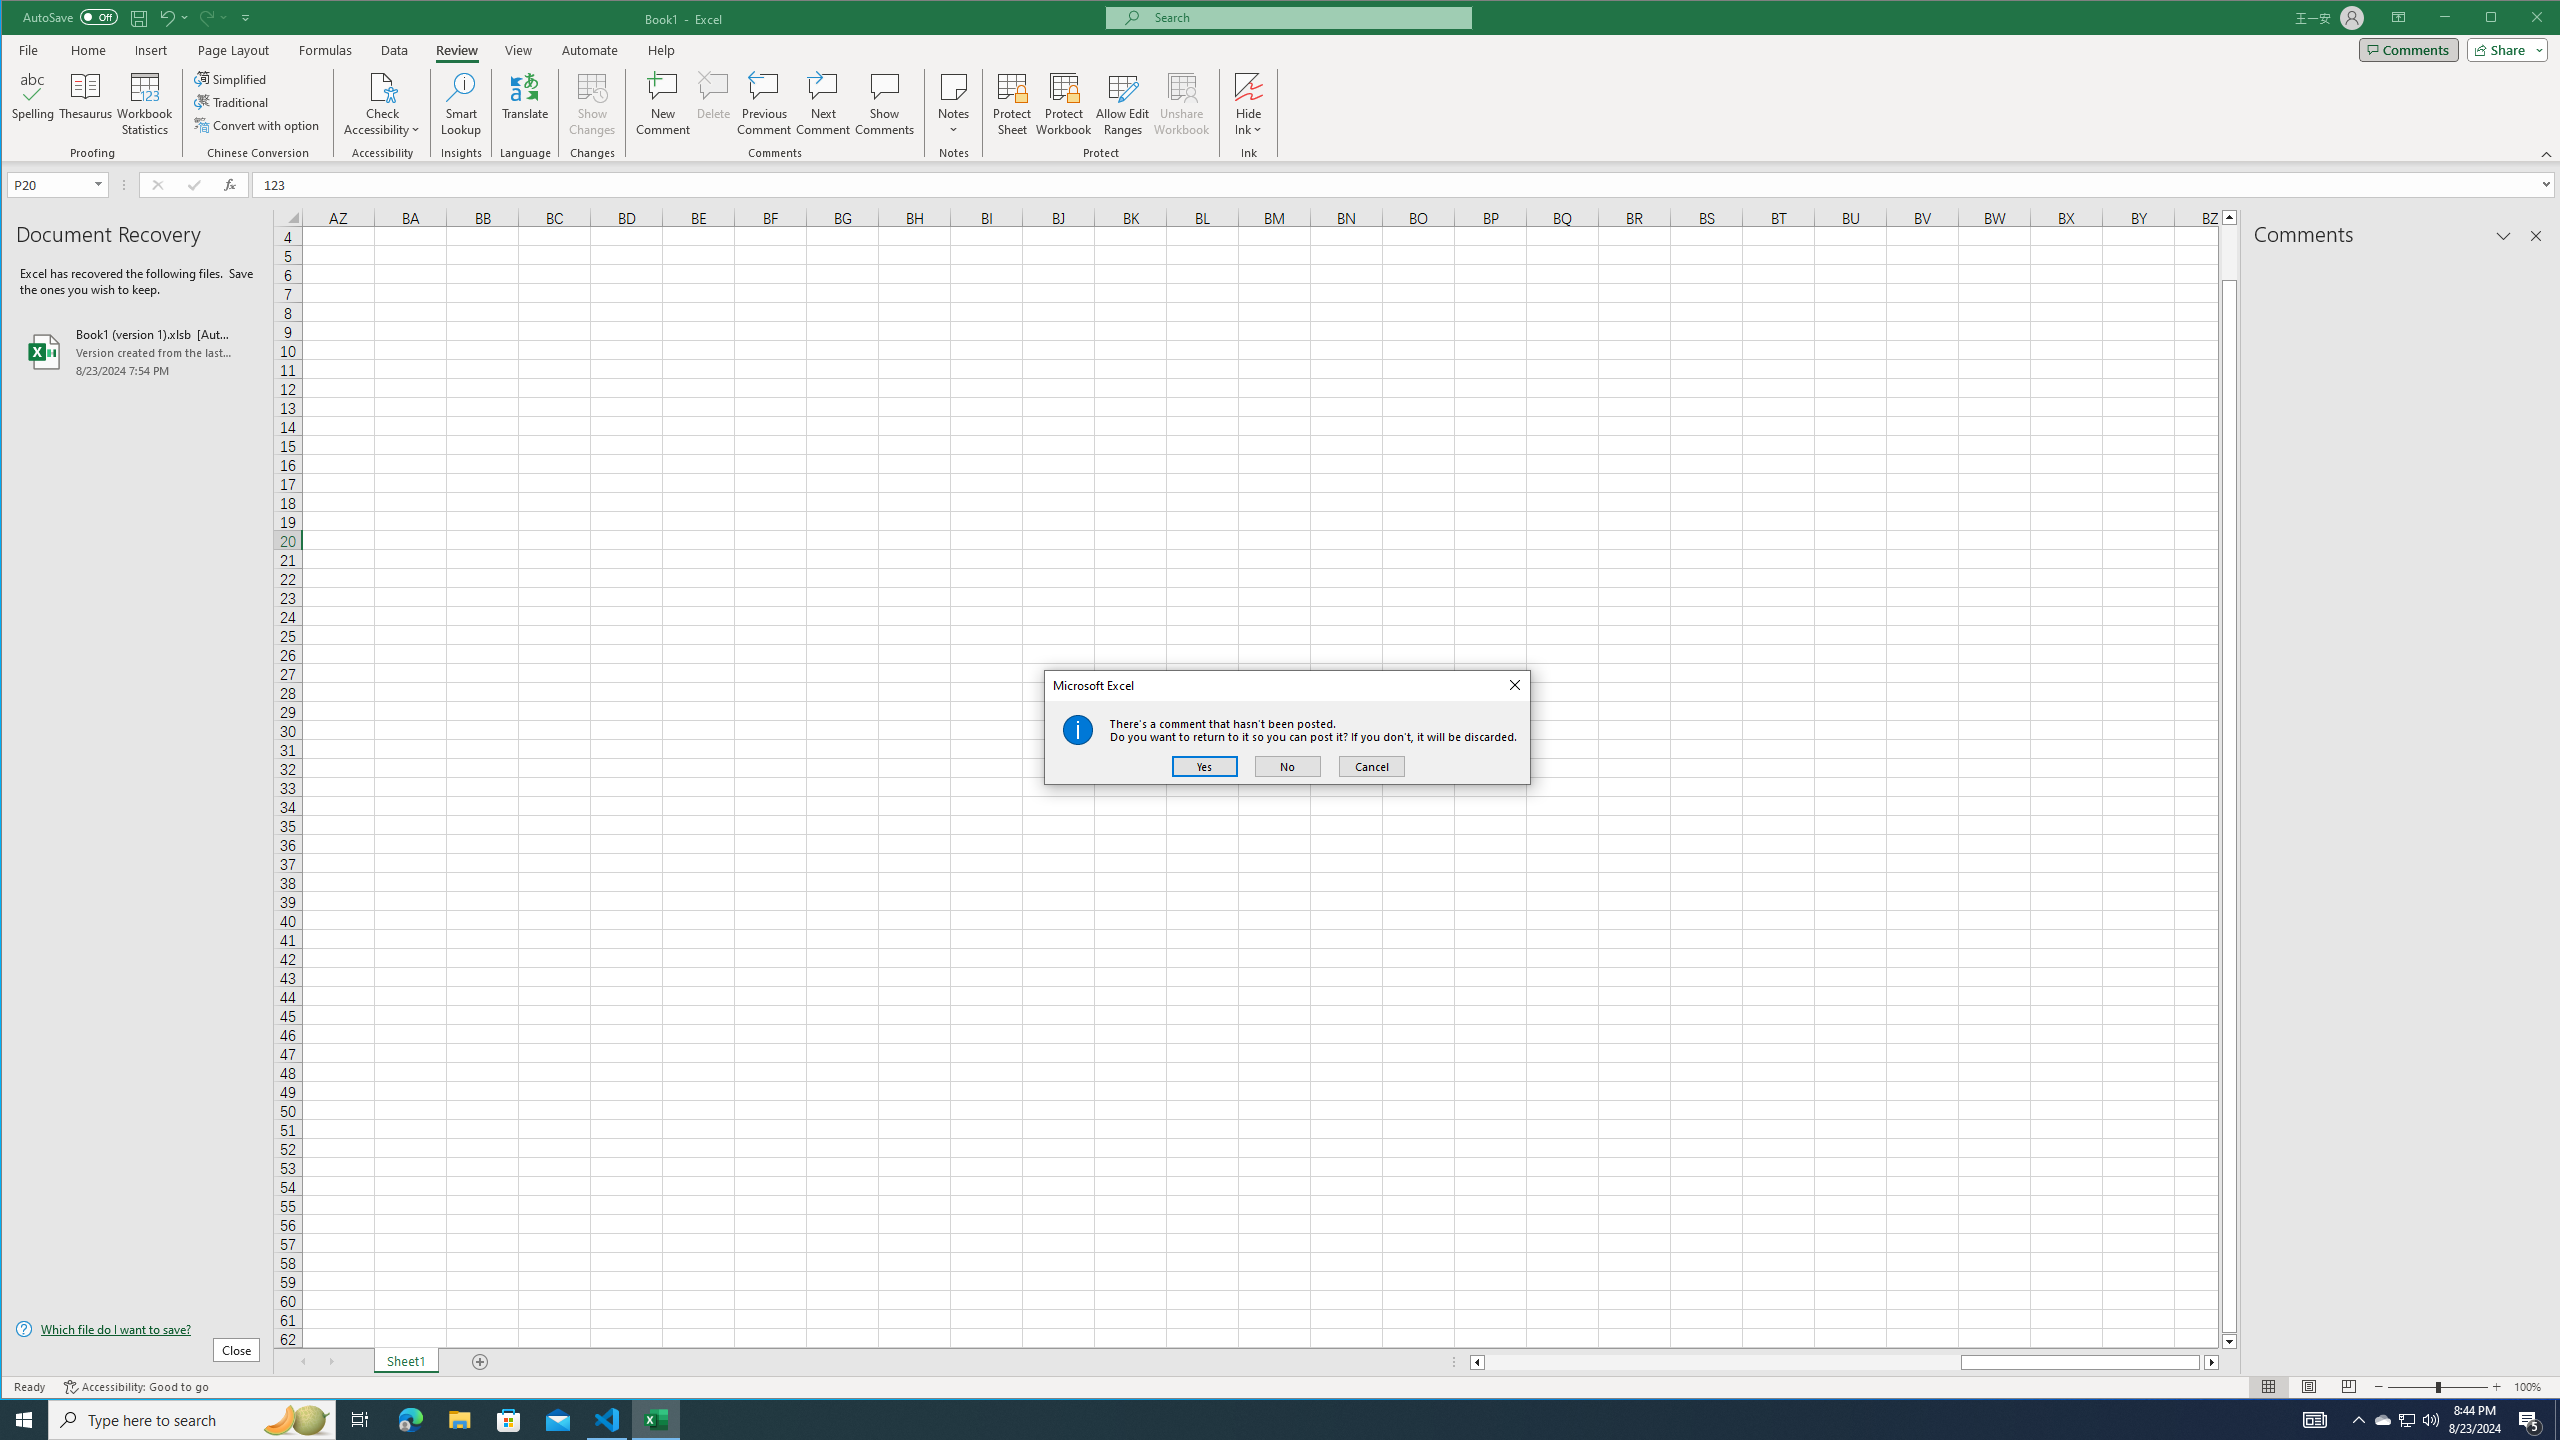  I want to click on 'Yes', so click(1203, 765).